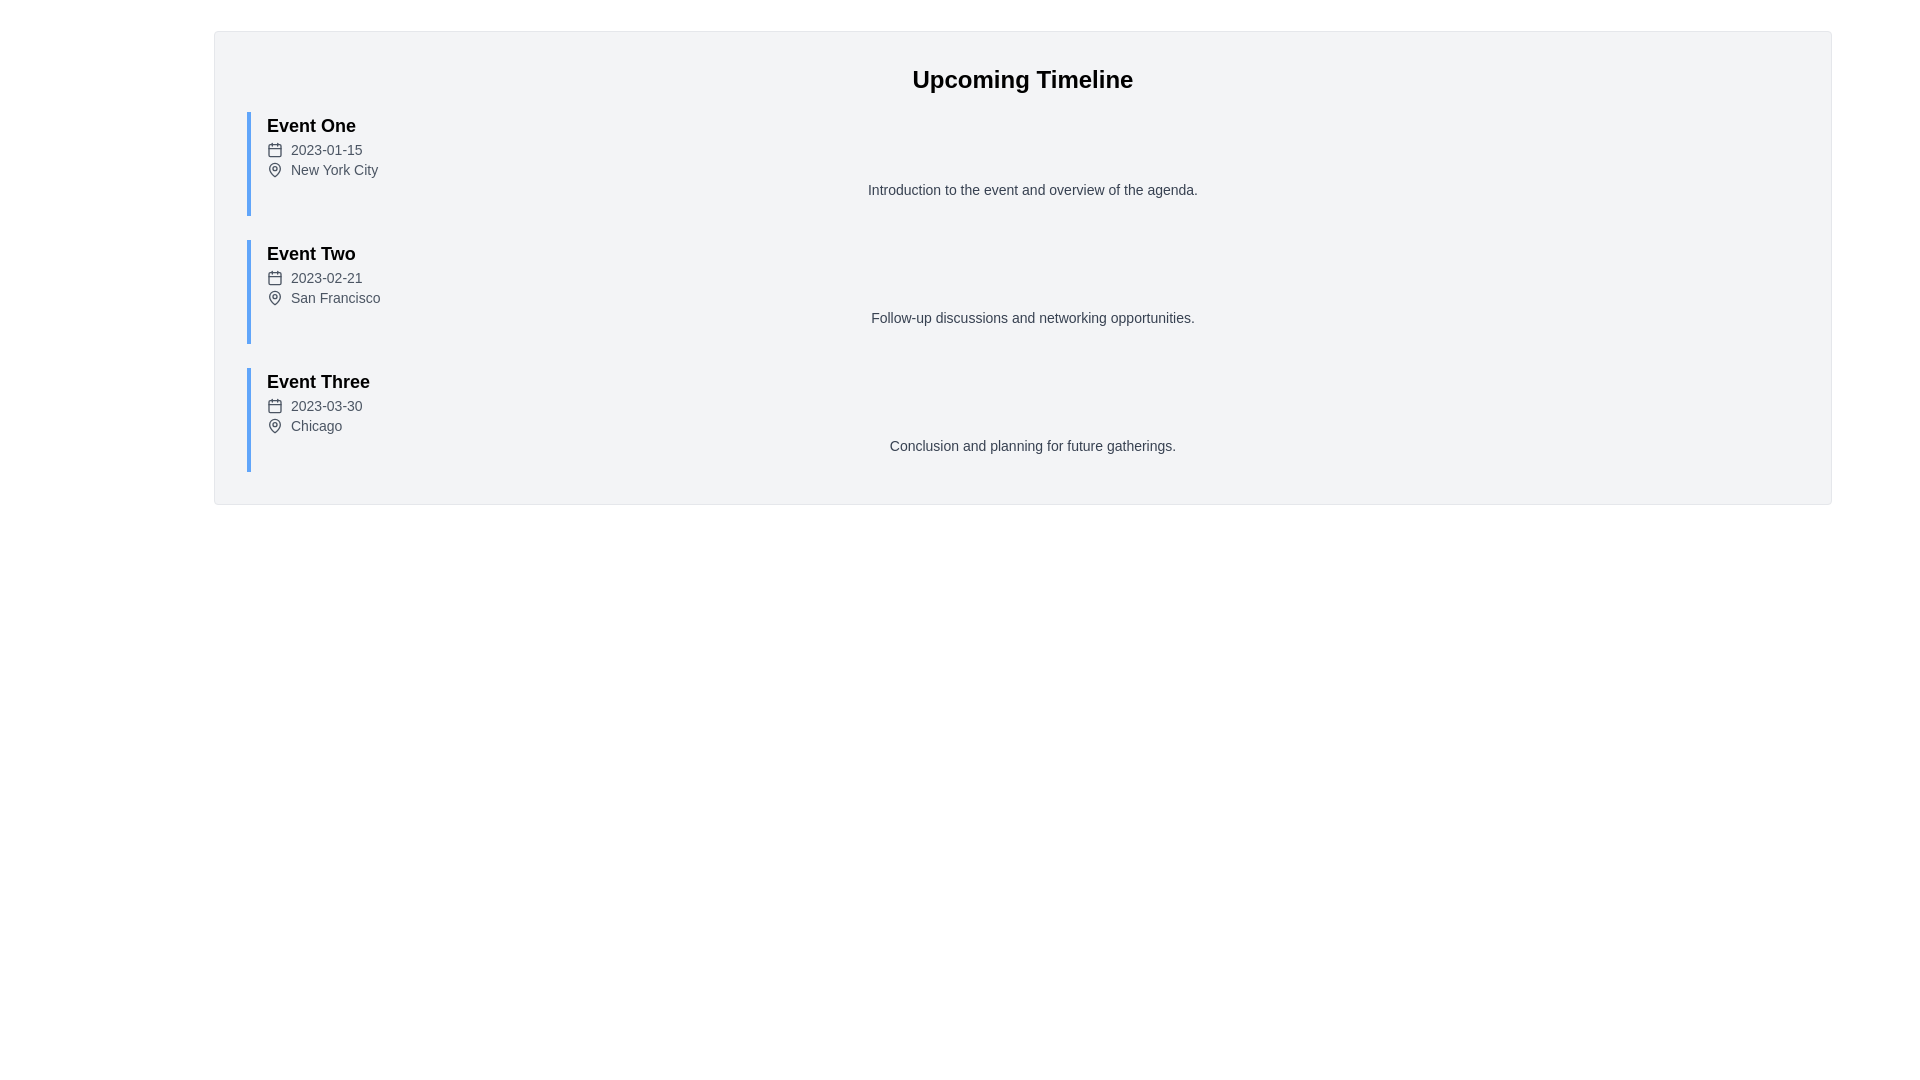  Describe the element at coordinates (1022, 79) in the screenshot. I see `the bold heading element with the text 'Upcoming Timeline', which is styled to emphasize its importance and is centered at the top of the section` at that location.